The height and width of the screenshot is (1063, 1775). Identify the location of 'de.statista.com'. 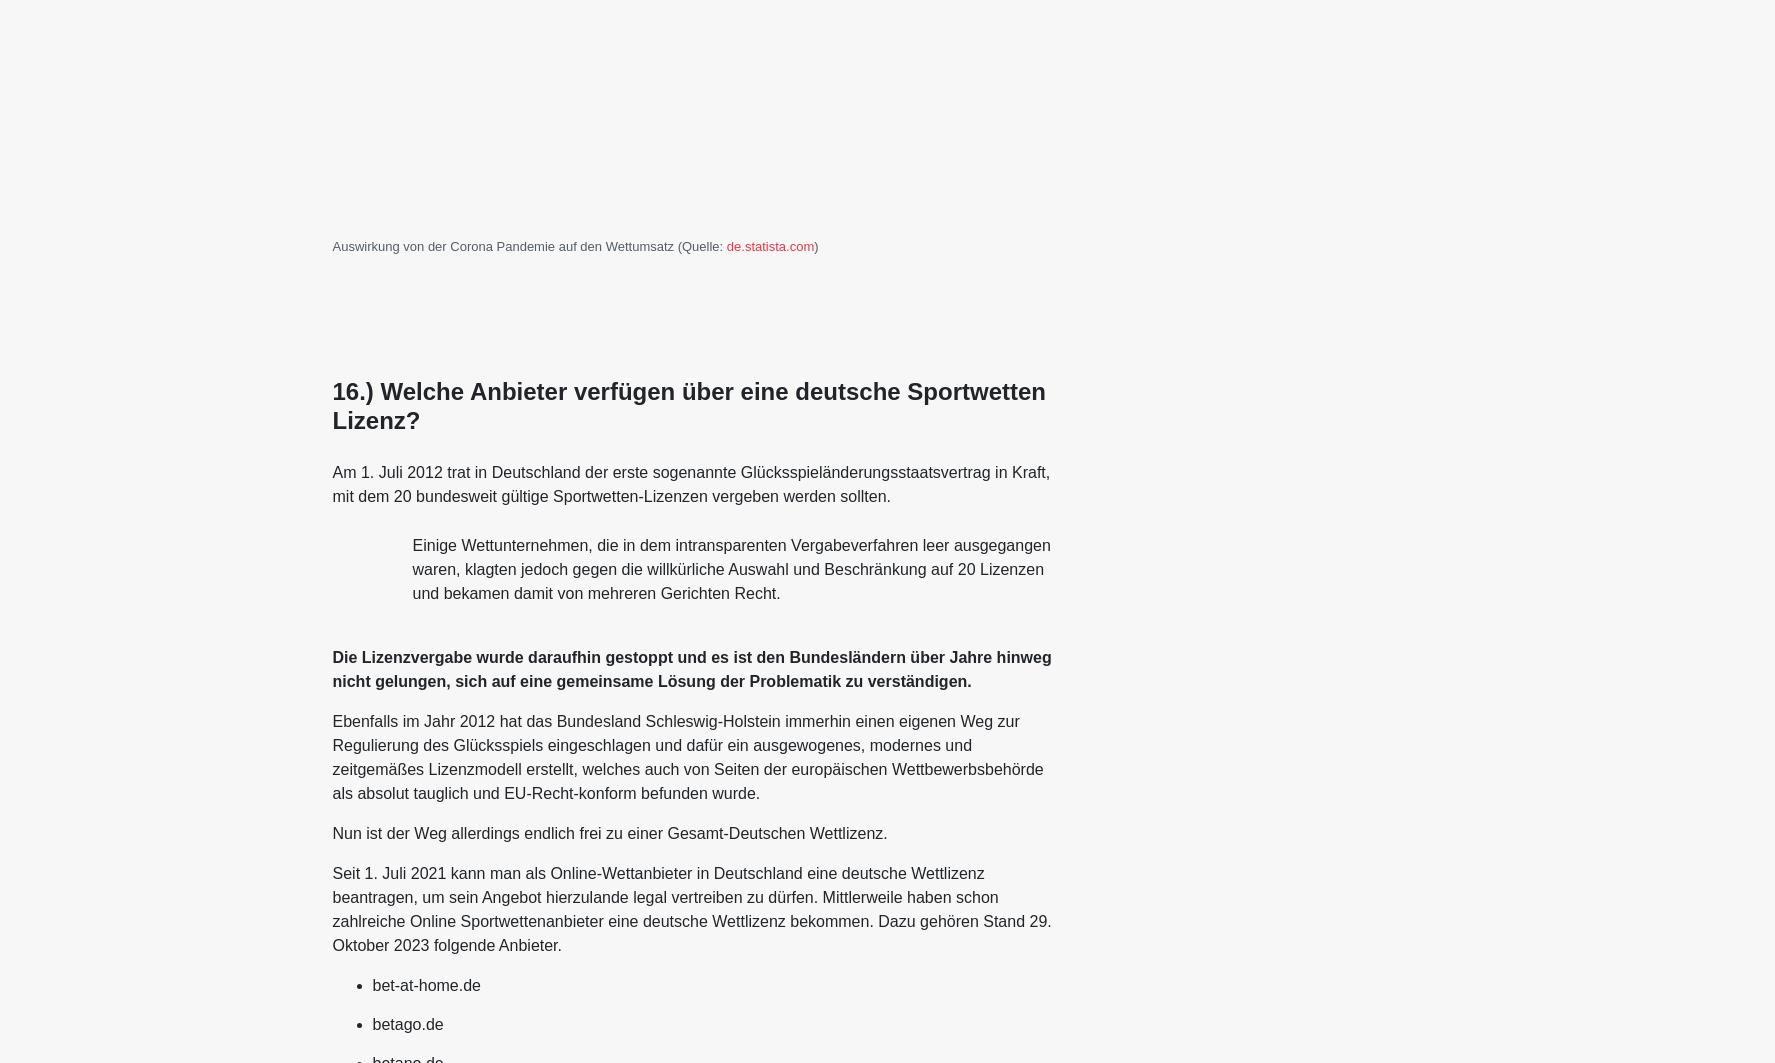
(769, 246).